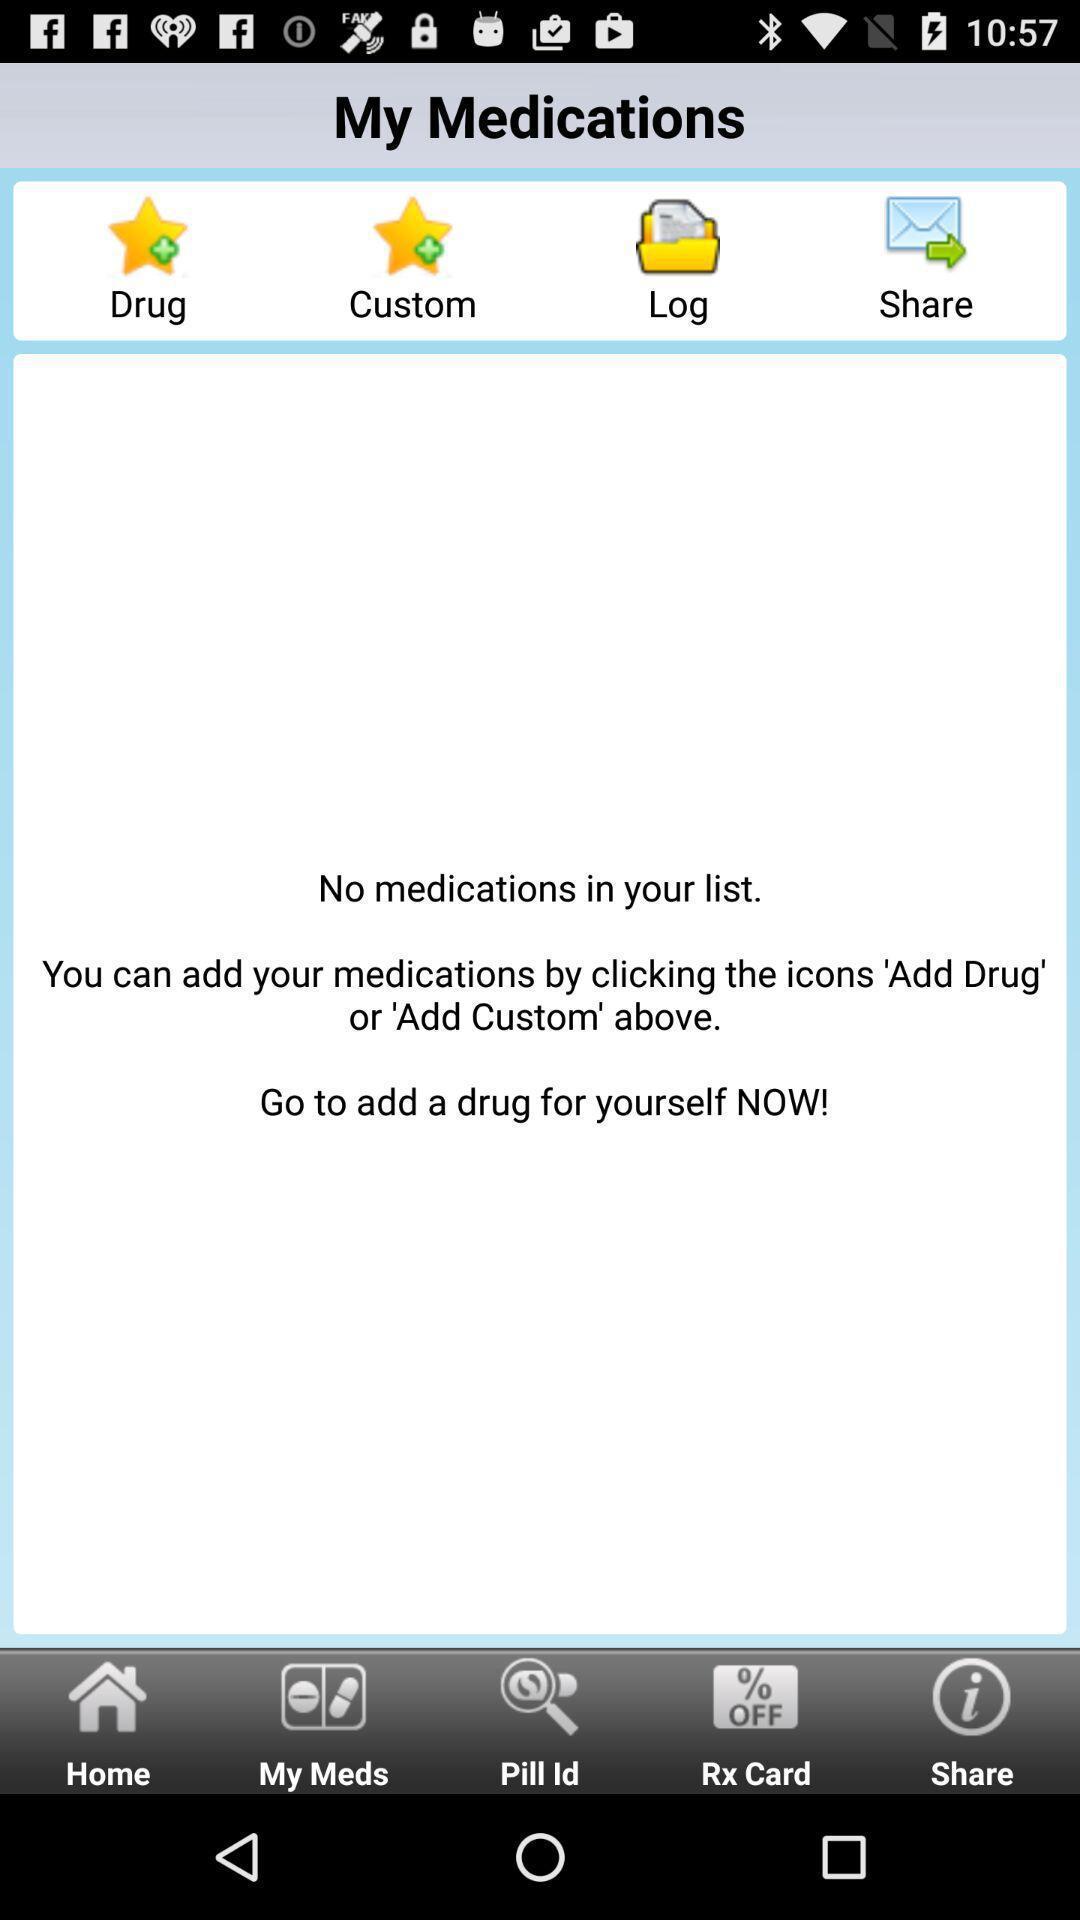 The height and width of the screenshot is (1920, 1080). What do you see at coordinates (323, 1719) in the screenshot?
I see `item below the no medications in item` at bounding box center [323, 1719].